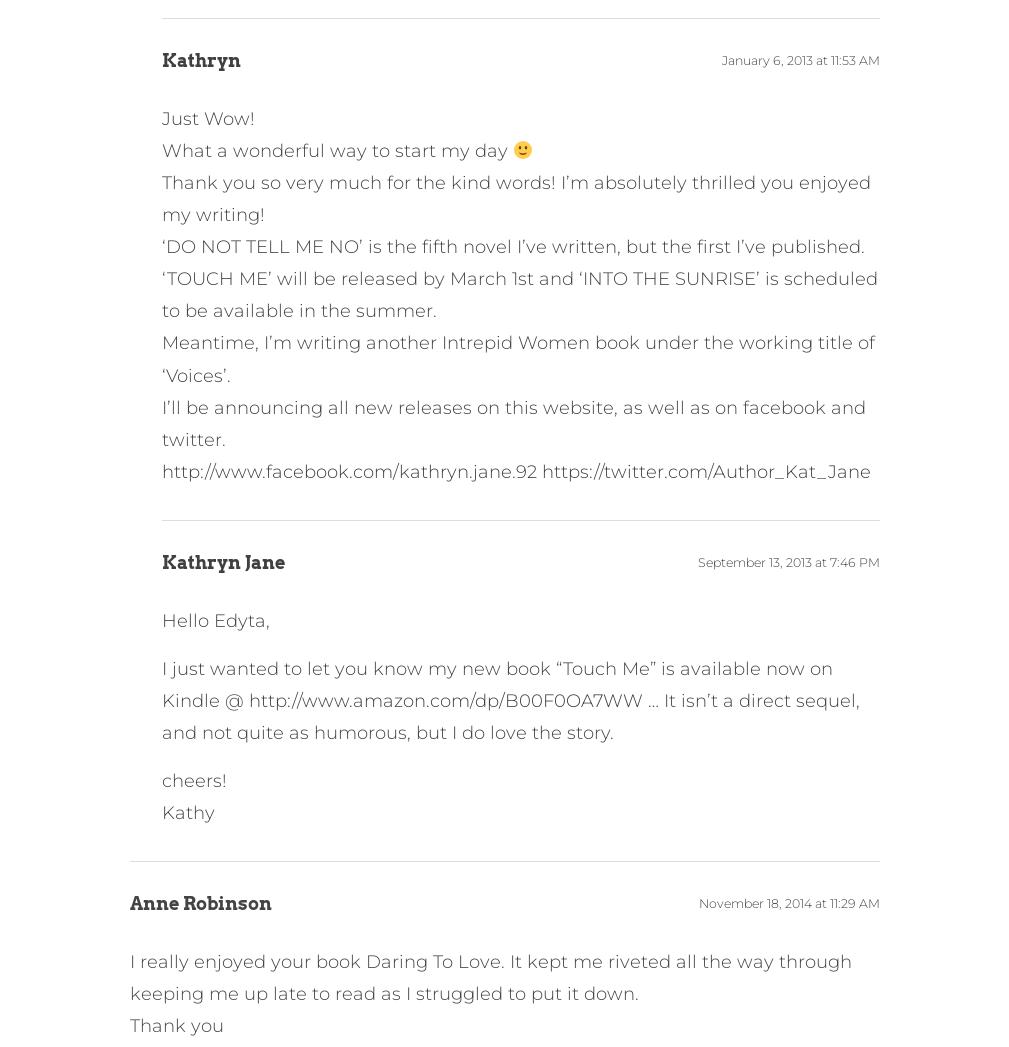  I want to click on 'I’ll be announcing all new releases on this website, as well as on facebook and twitter.', so click(512, 421).